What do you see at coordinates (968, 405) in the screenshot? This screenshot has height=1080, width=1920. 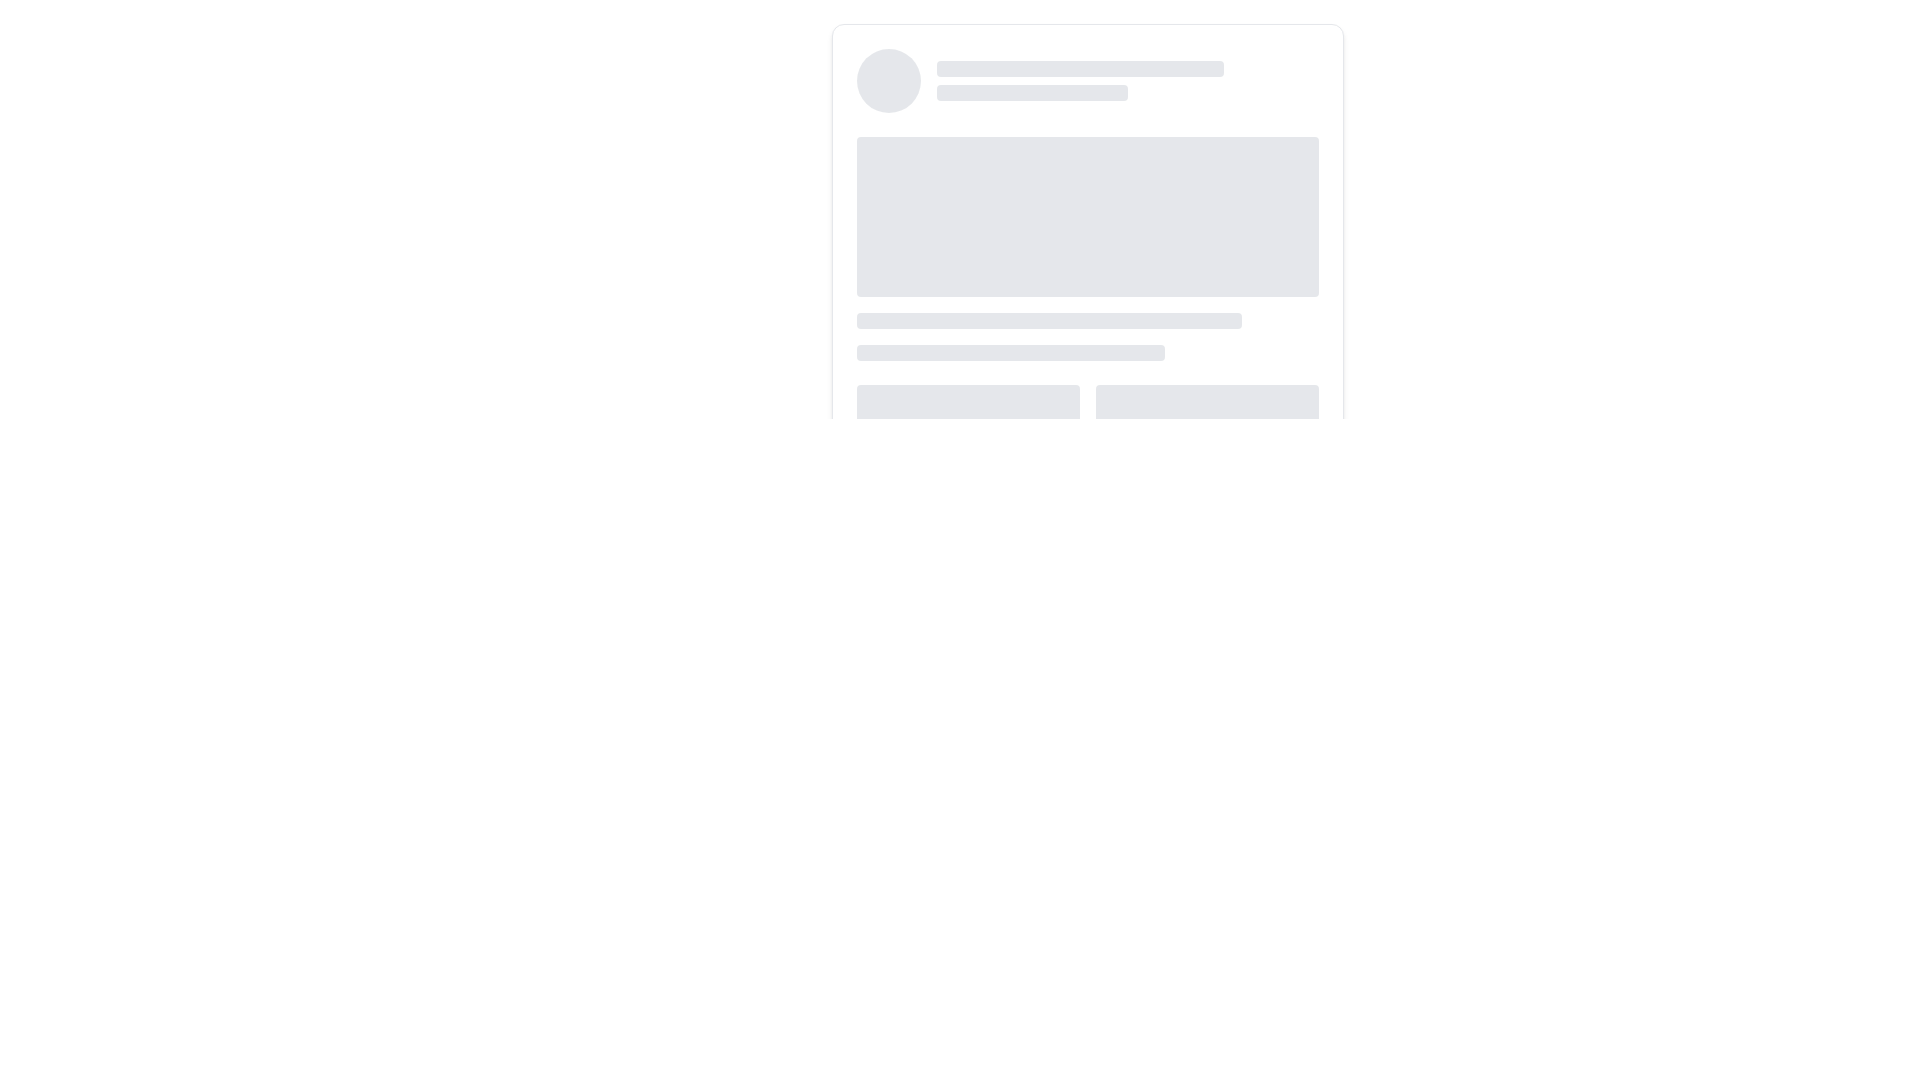 I see `the leftmost static placeholder or content loader, which is a rectangular box with rounded corners and a light gray background, positioned at the bottom section of the interface` at bounding box center [968, 405].